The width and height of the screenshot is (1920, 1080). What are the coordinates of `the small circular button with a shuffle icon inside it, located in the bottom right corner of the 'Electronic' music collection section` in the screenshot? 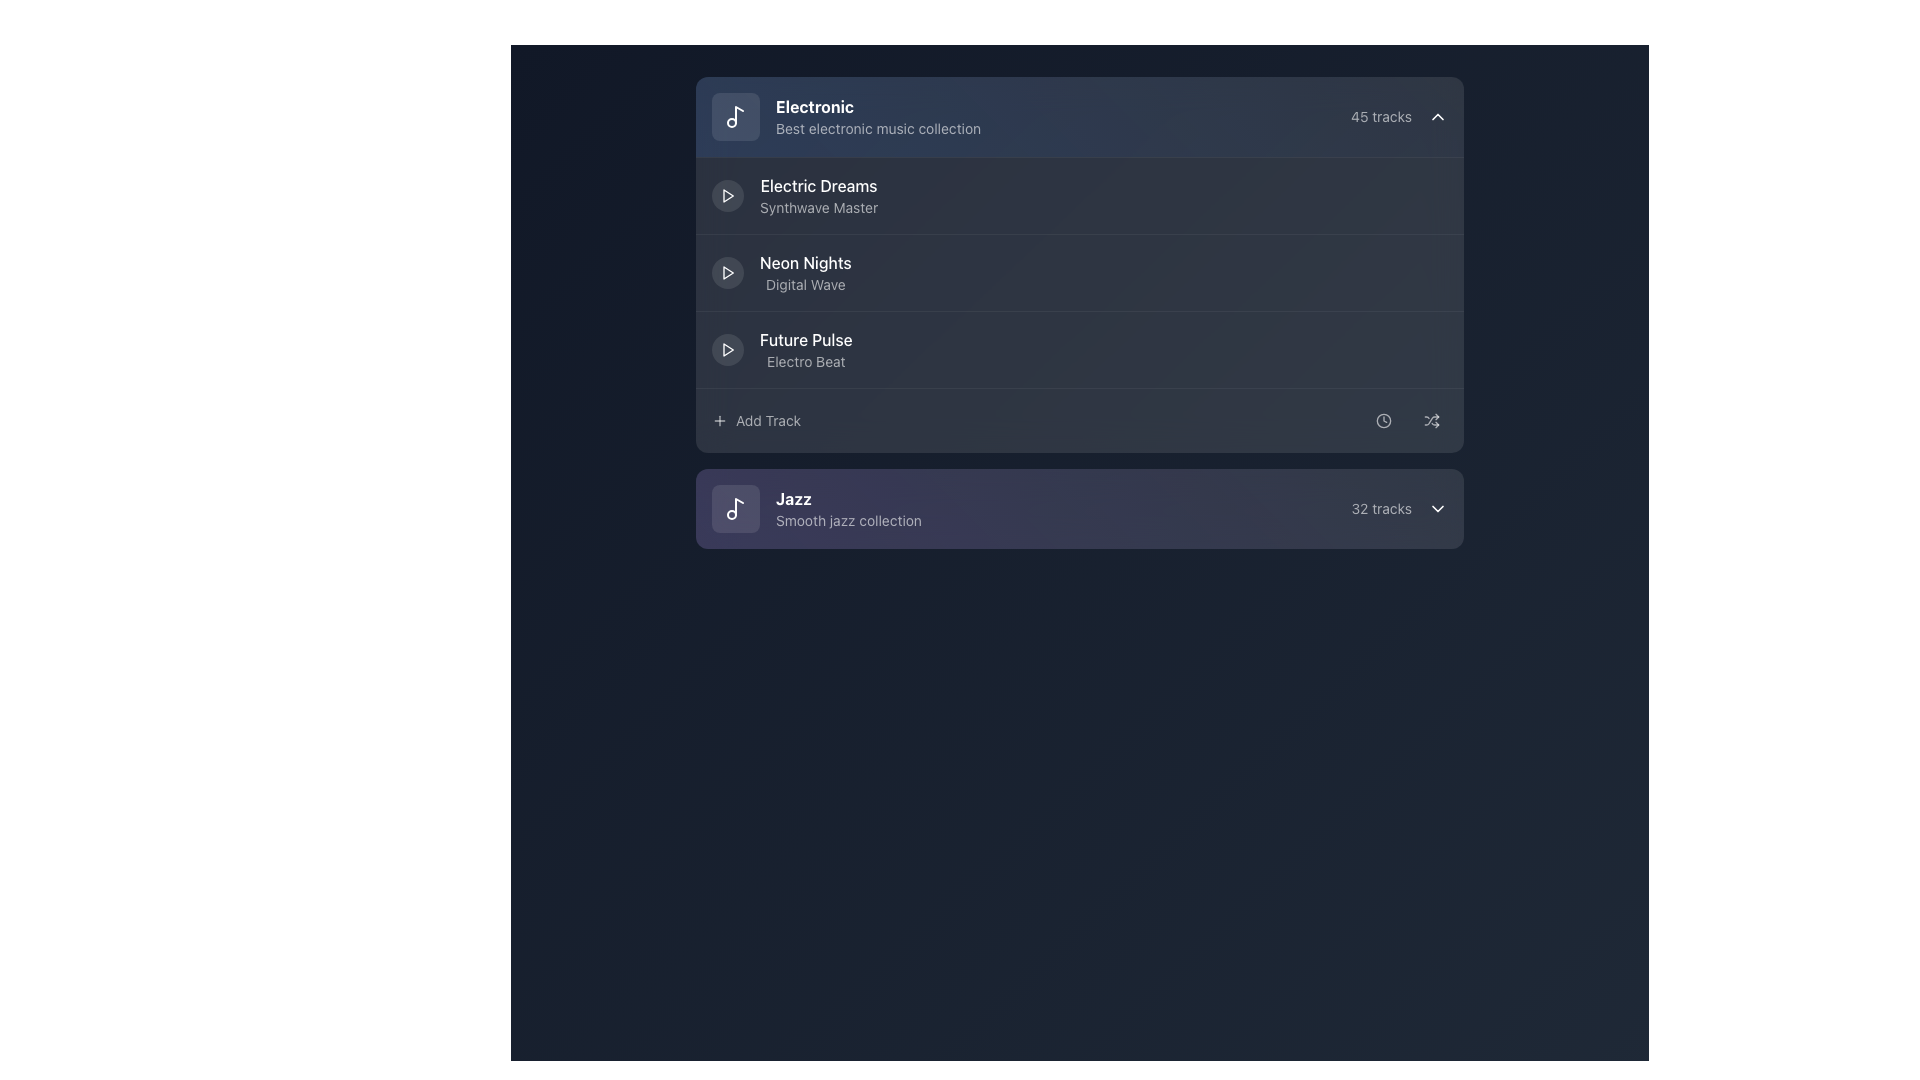 It's located at (1430, 419).